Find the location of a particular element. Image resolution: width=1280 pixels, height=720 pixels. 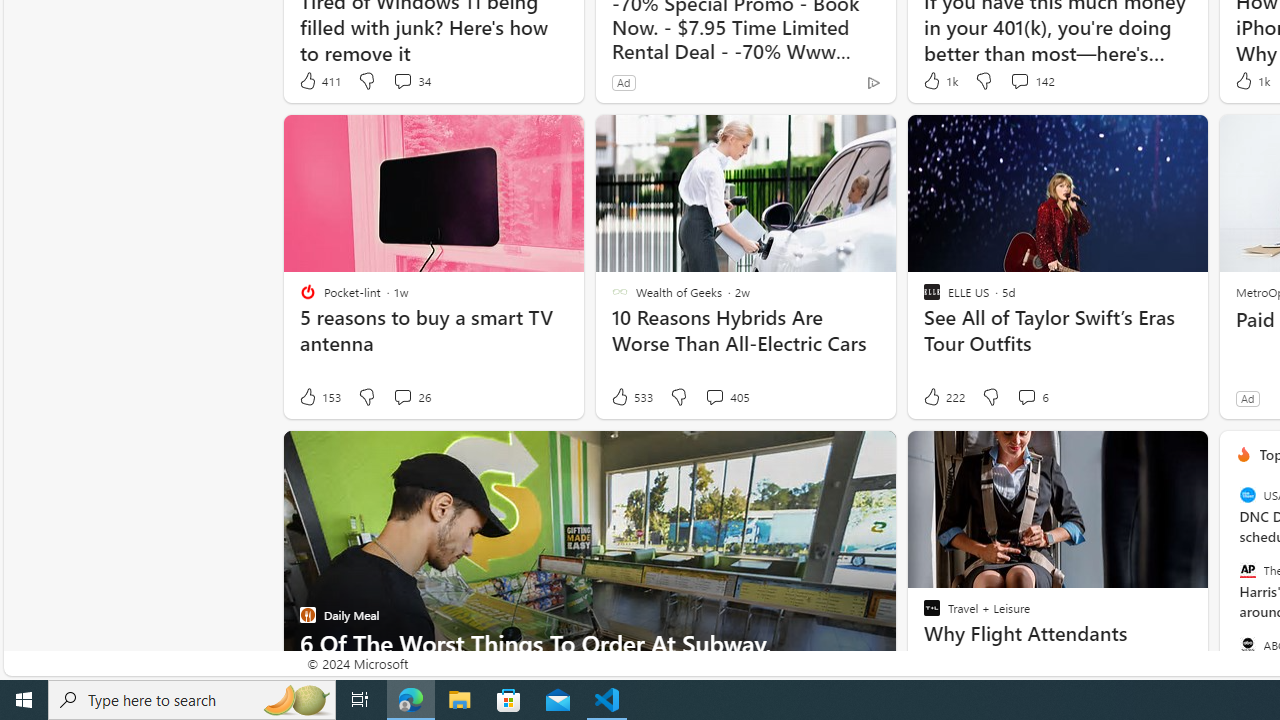

'Ad Choice' is located at coordinates (873, 81).